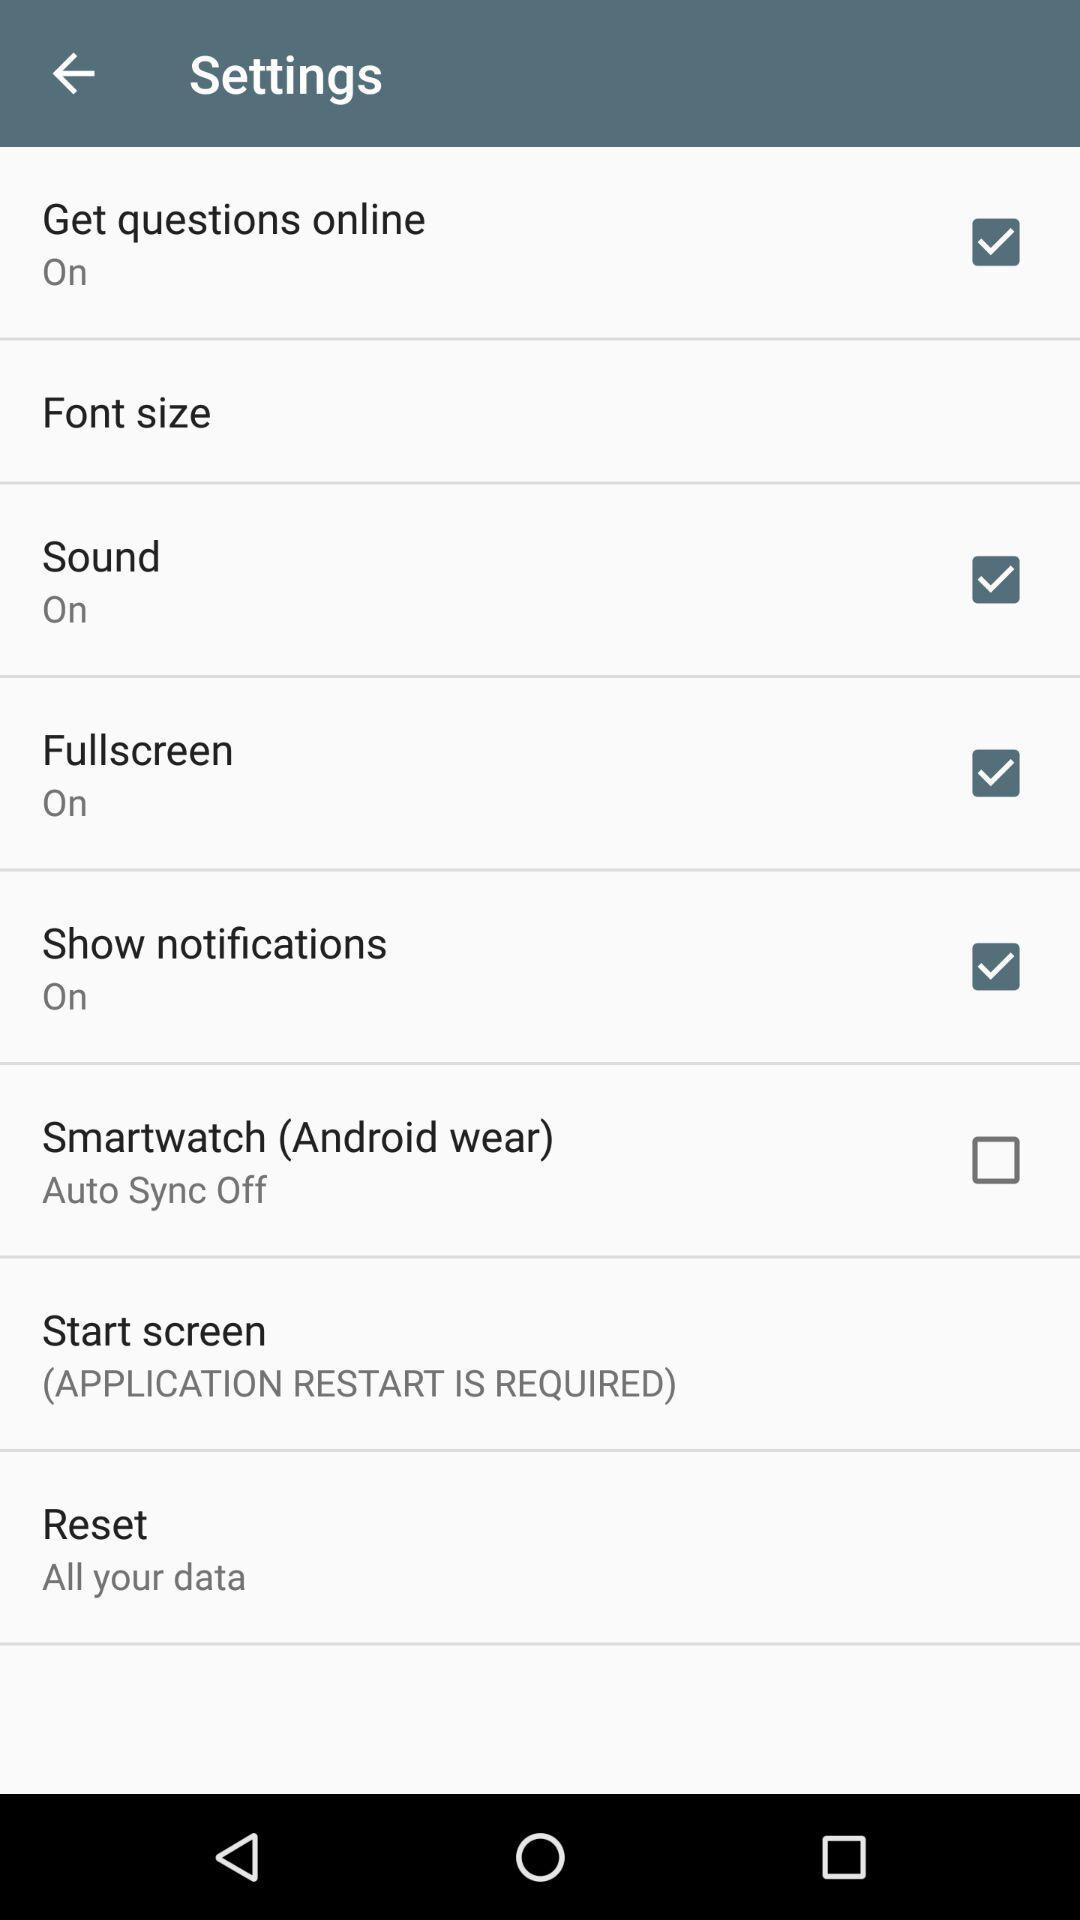  Describe the element at coordinates (298, 1135) in the screenshot. I see `icon below the on` at that location.